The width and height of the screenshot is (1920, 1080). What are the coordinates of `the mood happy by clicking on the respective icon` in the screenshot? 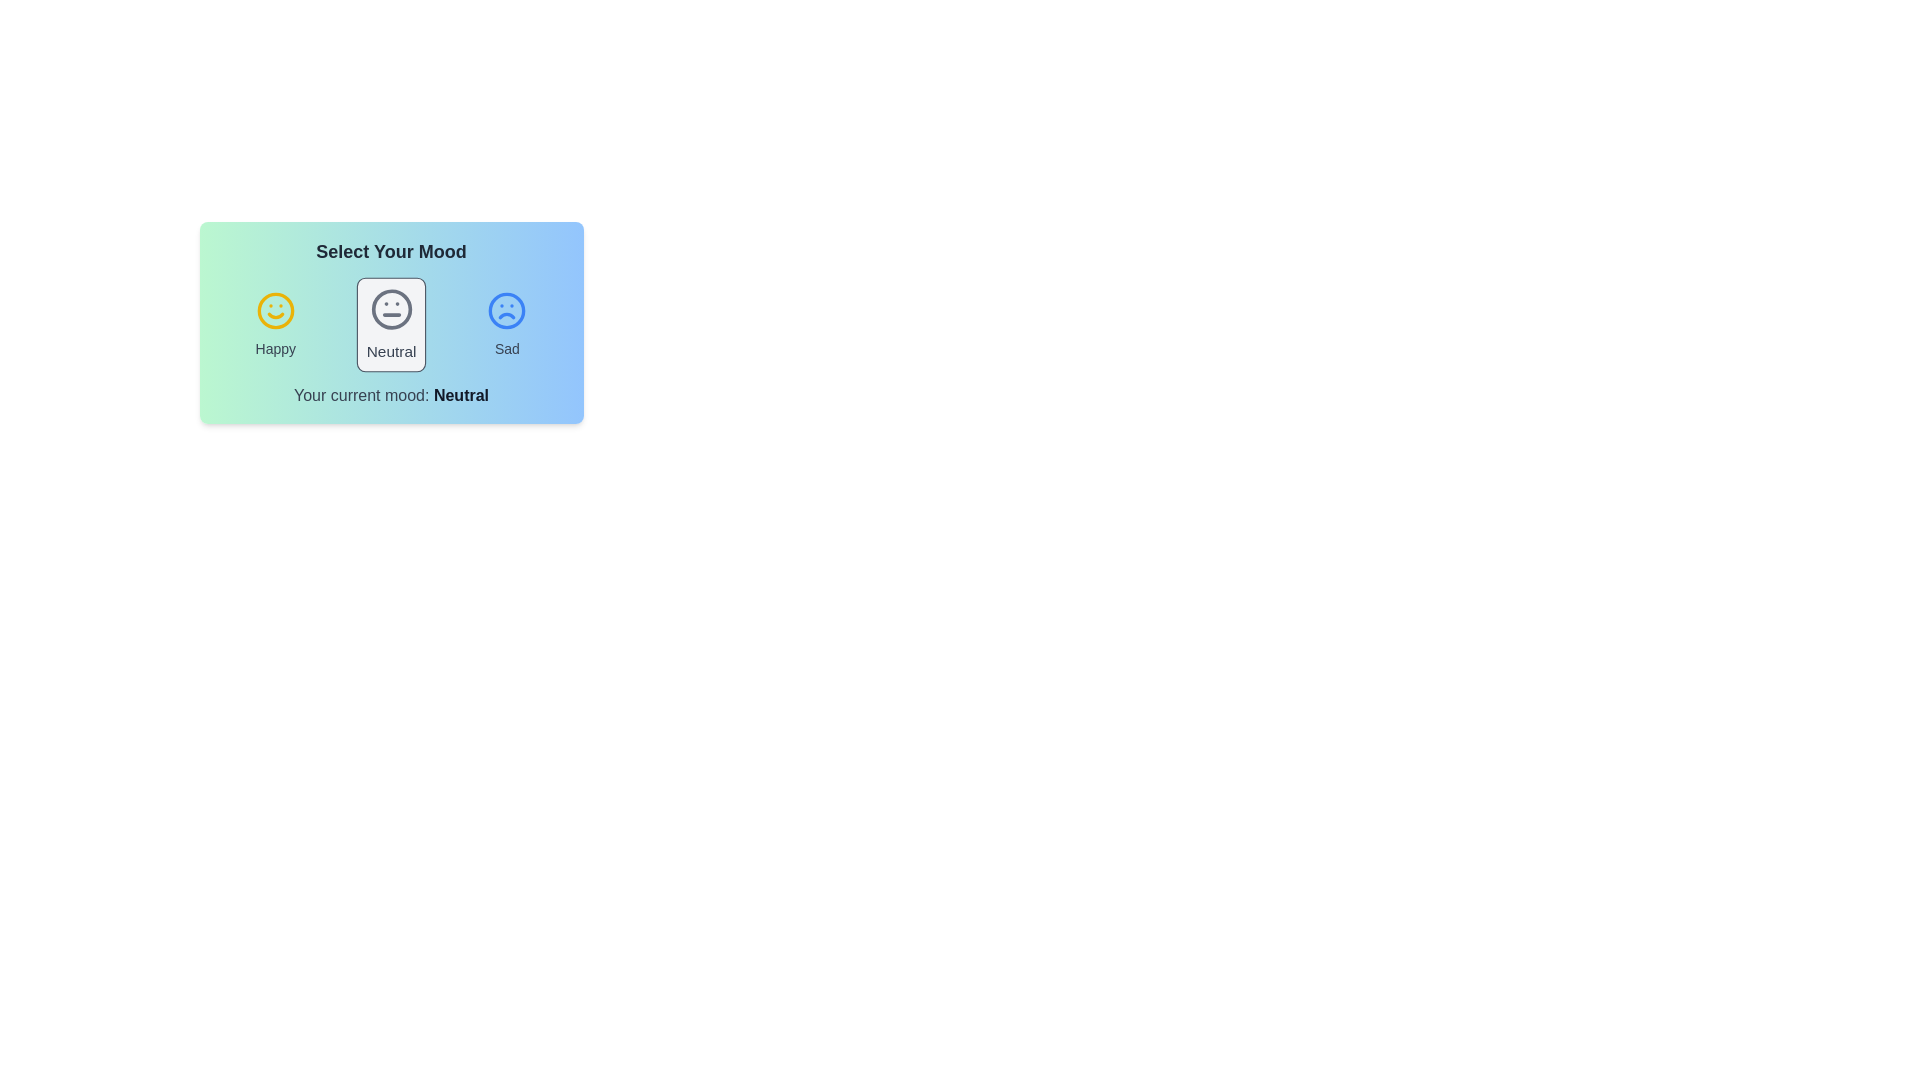 It's located at (273, 323).